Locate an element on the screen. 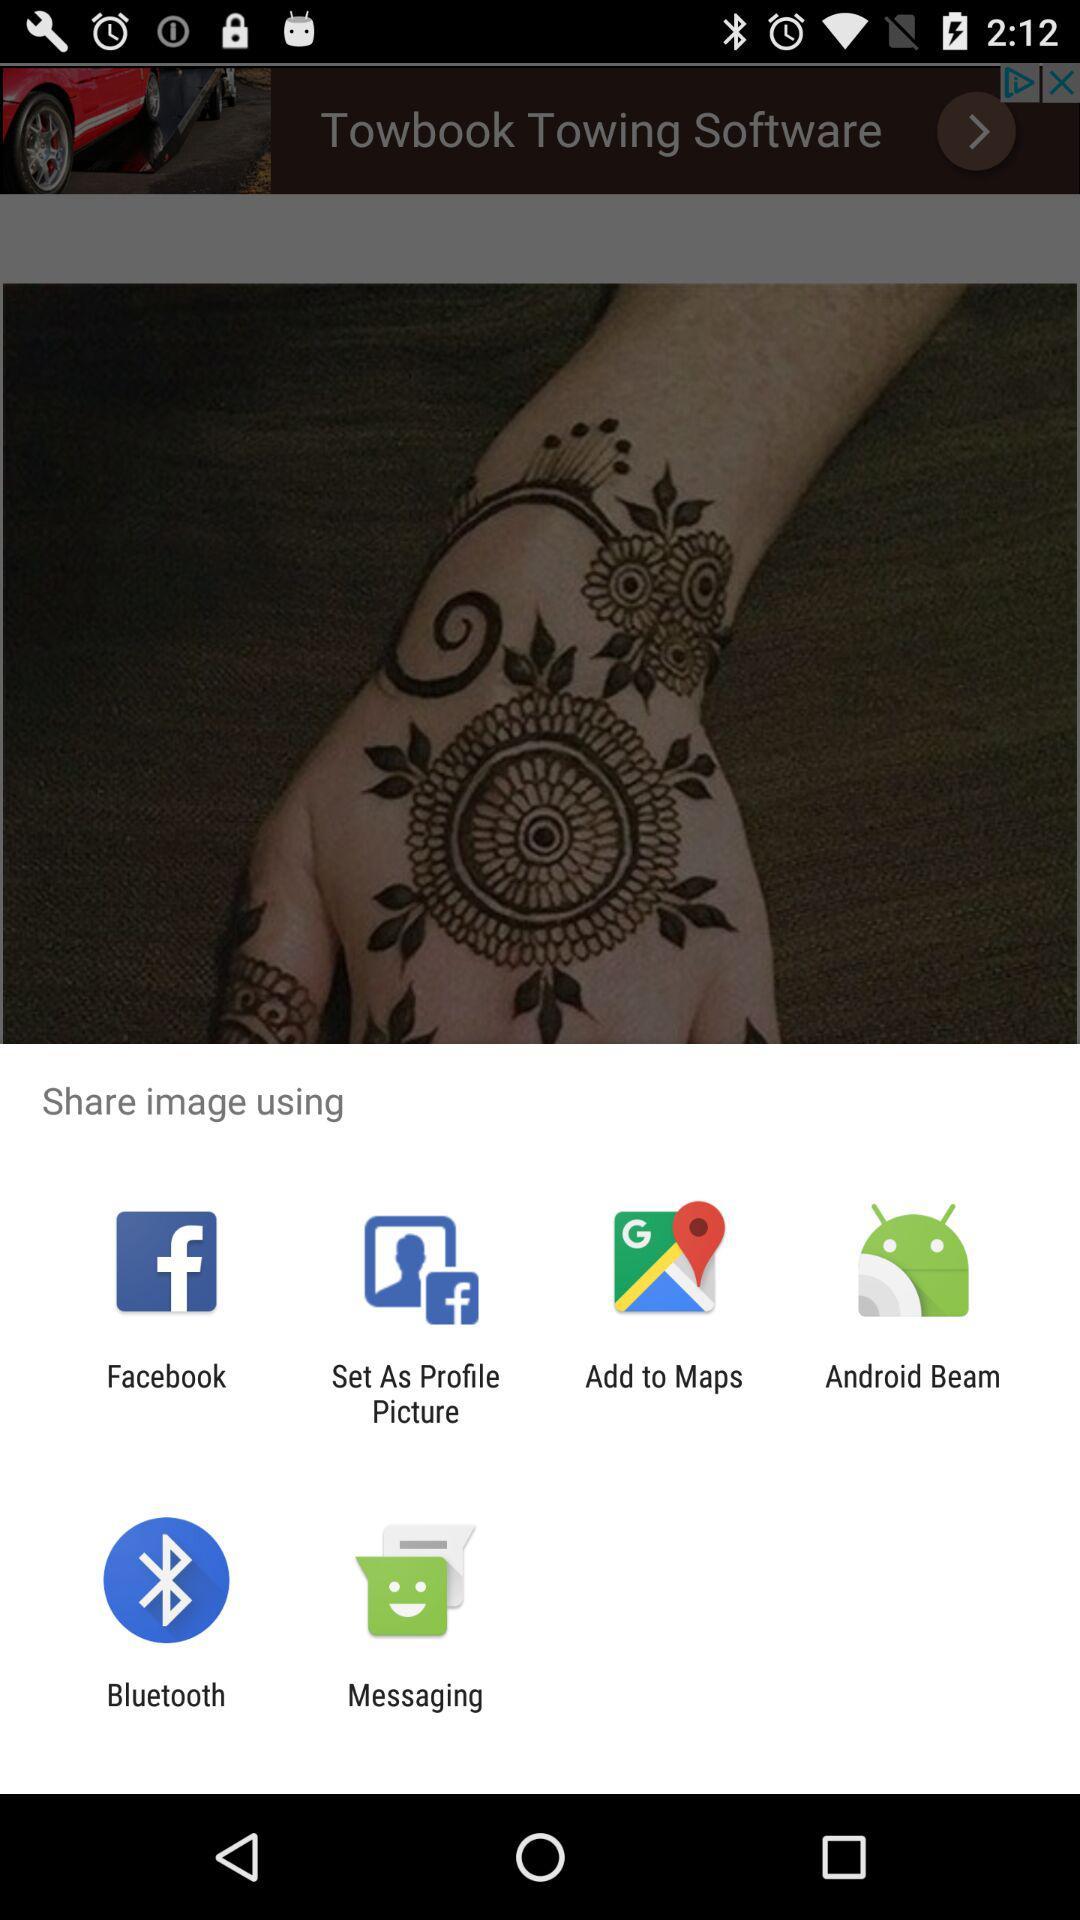  icon to the right of set as profile app is located at coordinates (664, 1392).